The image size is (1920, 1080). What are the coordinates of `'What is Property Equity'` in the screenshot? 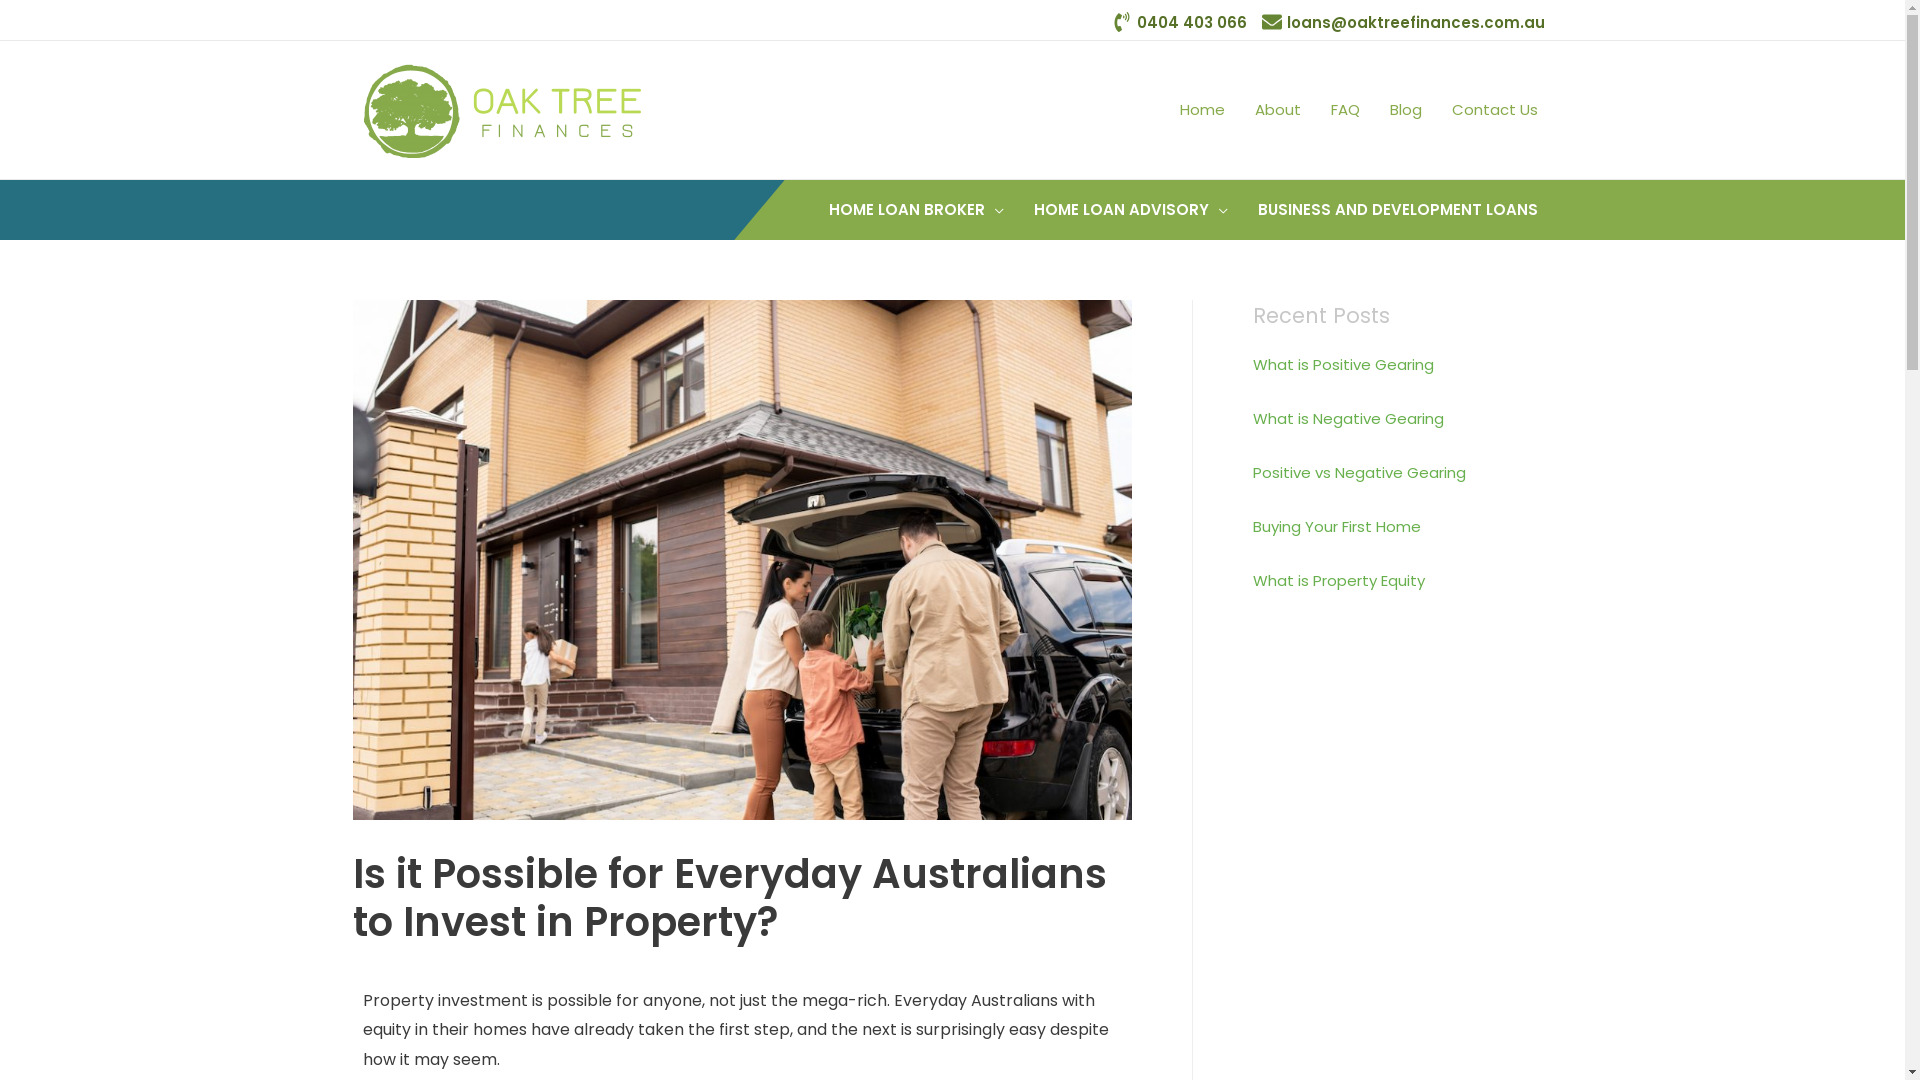 It's located at (1338, 580).